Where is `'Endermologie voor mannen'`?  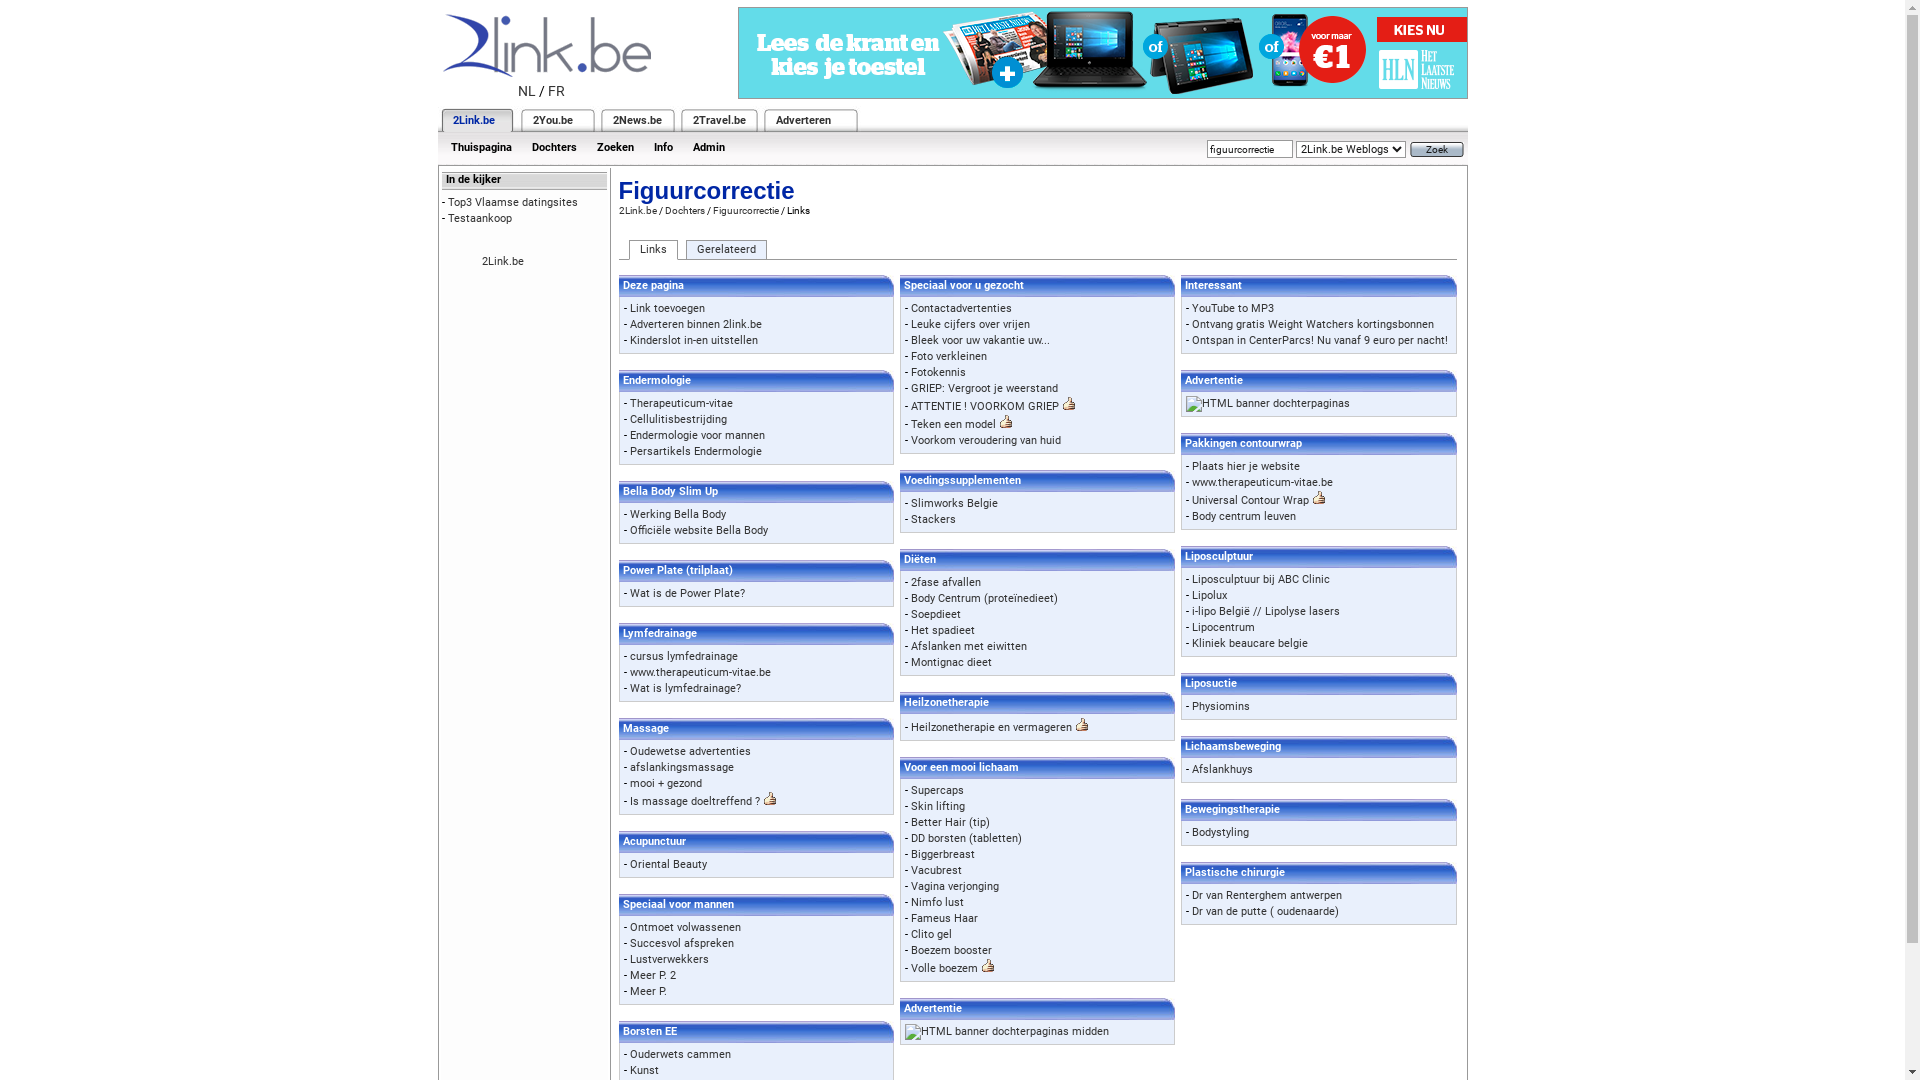
'Endermologie voor mannen' is located at coordinates (697, 434).